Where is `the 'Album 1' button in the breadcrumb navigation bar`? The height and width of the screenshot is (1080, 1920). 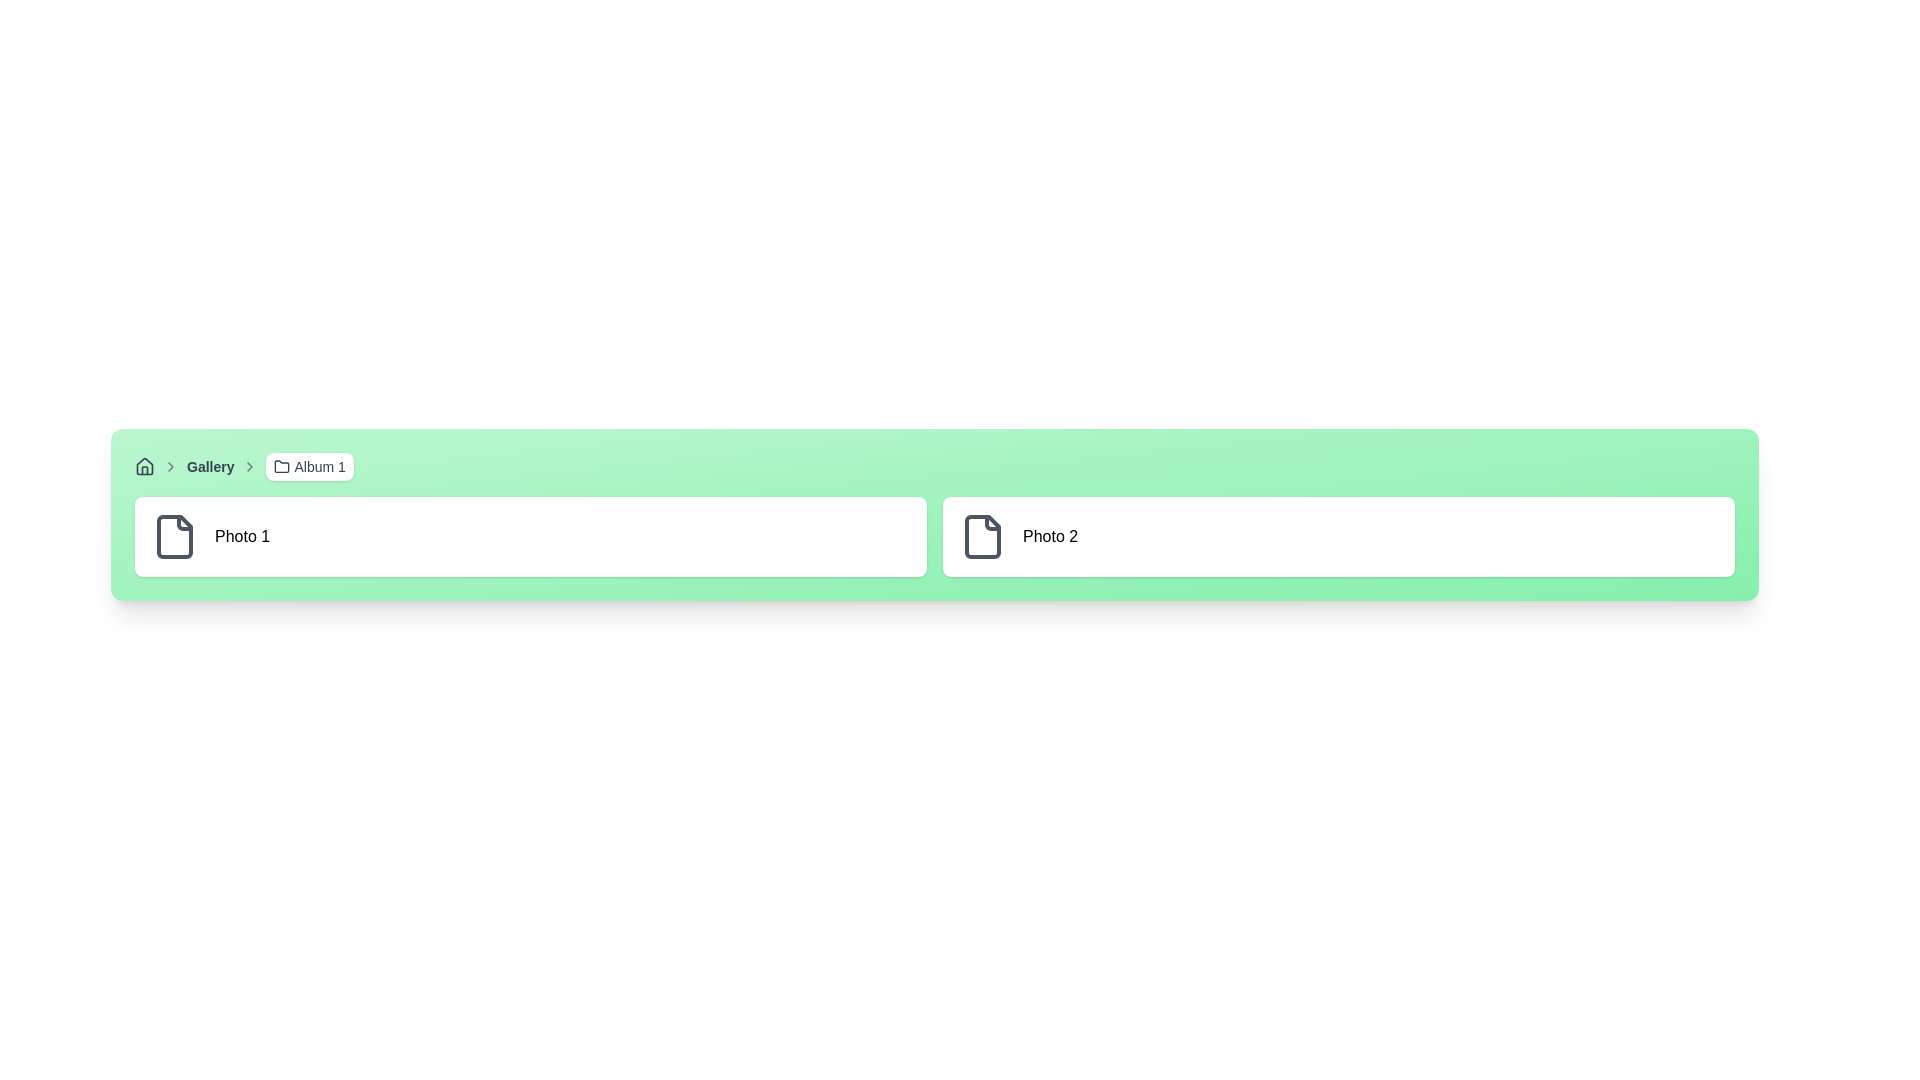
the 'Album 1' button in the breadcrumb navigation bar is located at coordinates (309, 466).